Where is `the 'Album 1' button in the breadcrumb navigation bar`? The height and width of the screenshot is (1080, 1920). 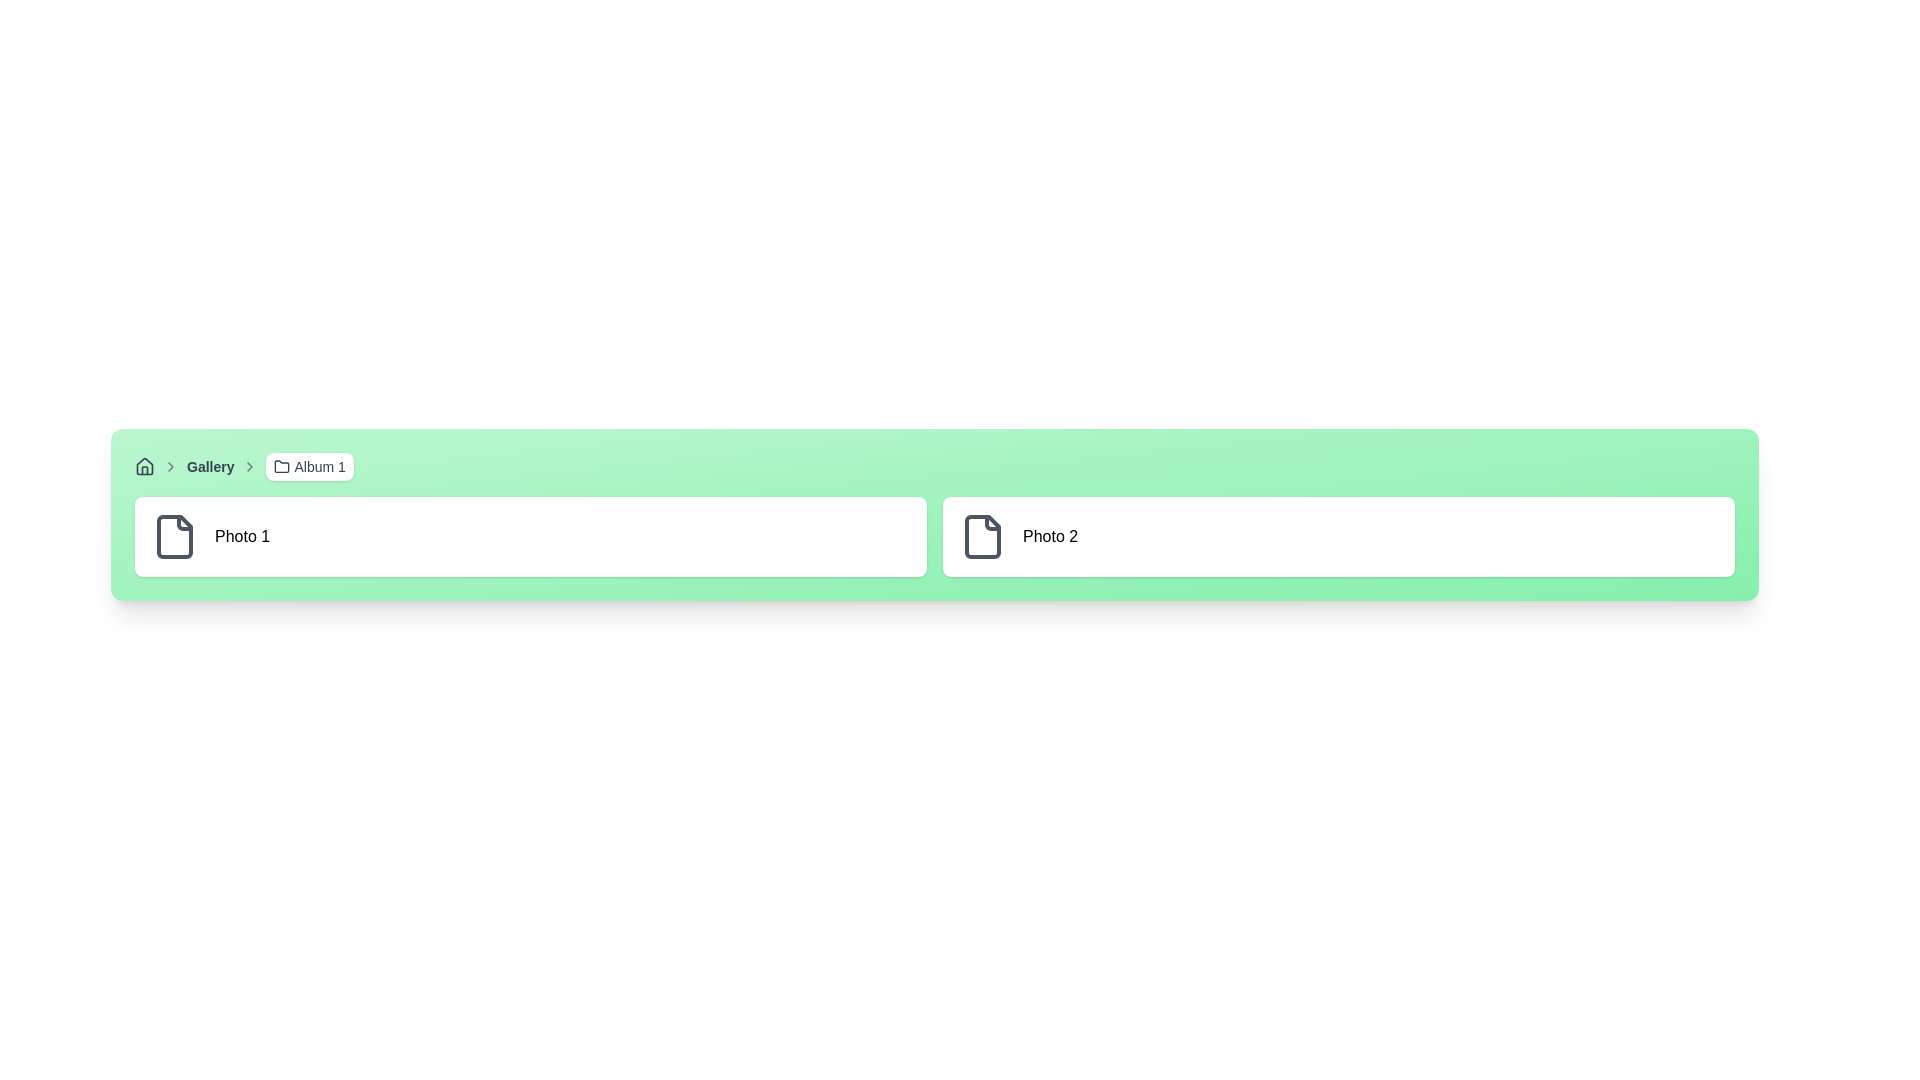
the 'Album 1' button in the breadcrumb navigation bar is located at coordinates (309, 466).